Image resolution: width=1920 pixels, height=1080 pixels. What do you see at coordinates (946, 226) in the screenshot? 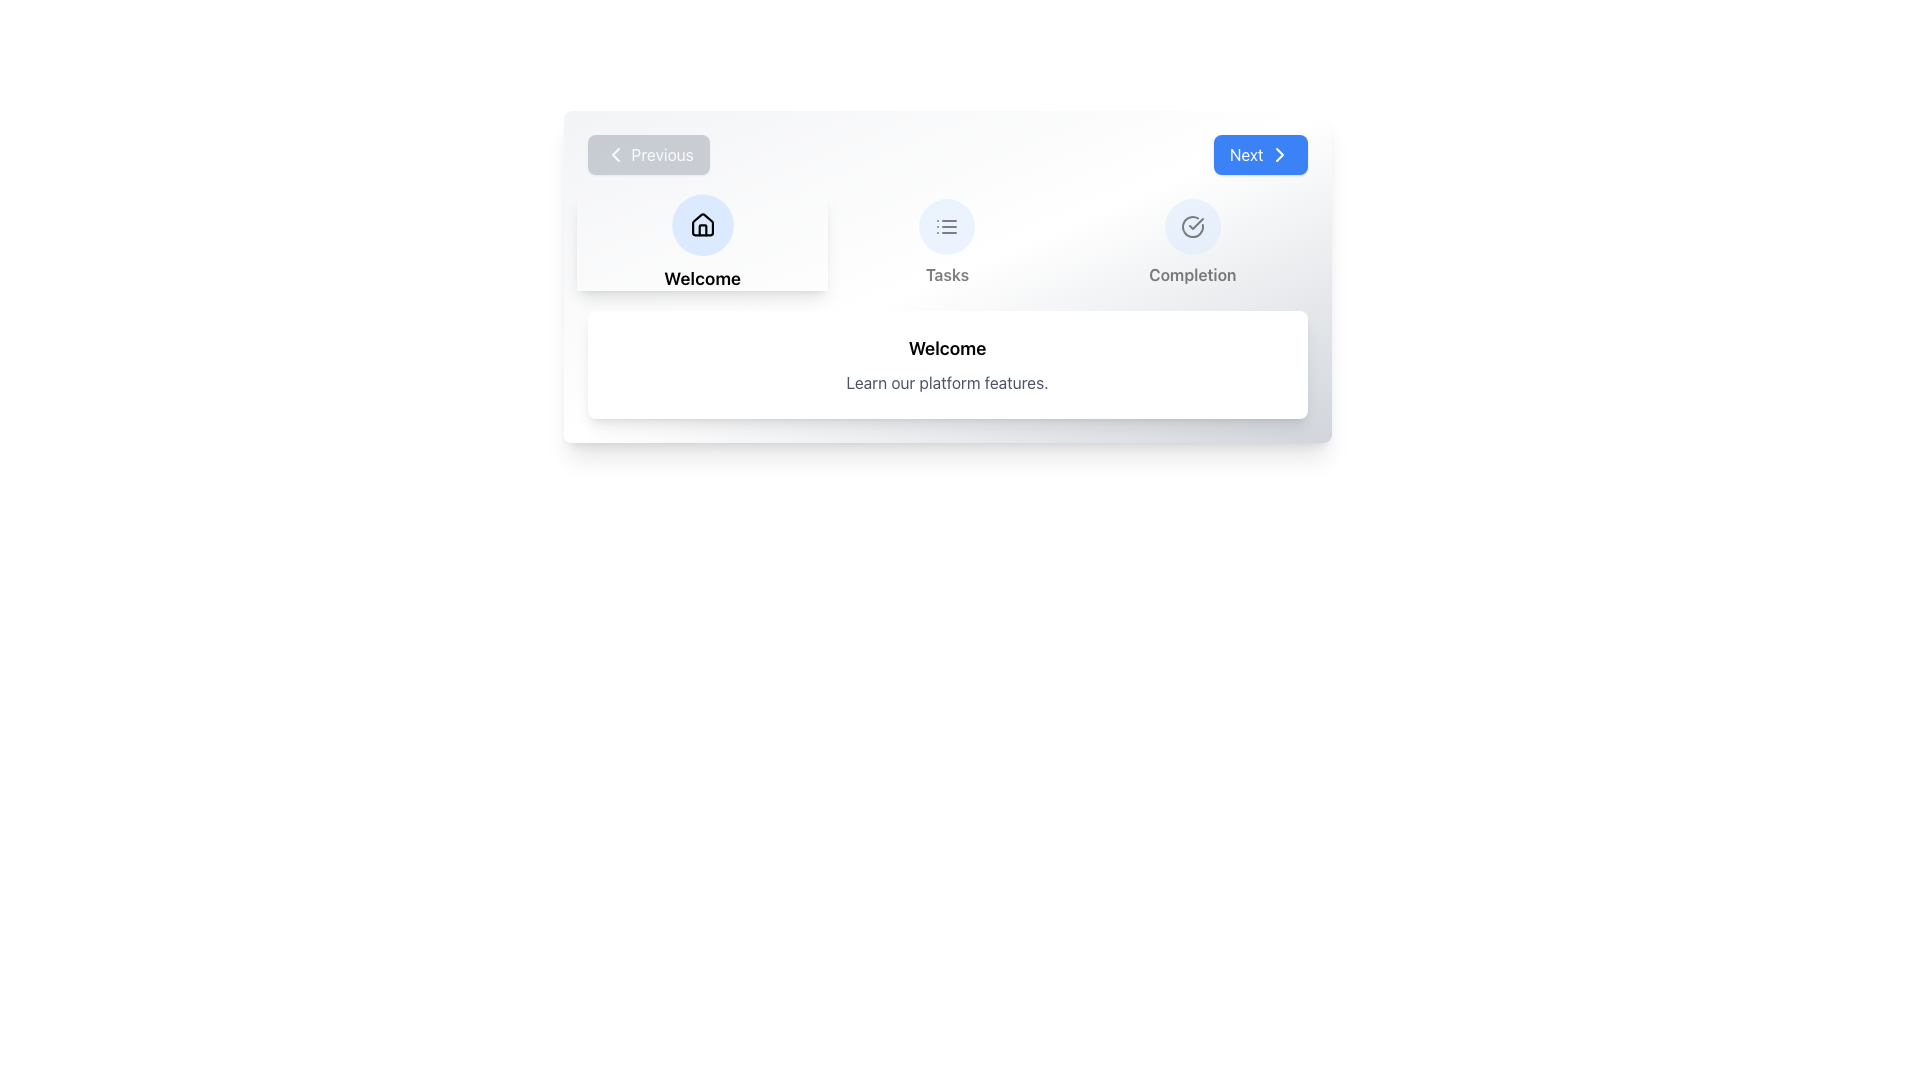
I see `the navigation button located above the 'Tasks' caption` at bounding box center [946, 226].